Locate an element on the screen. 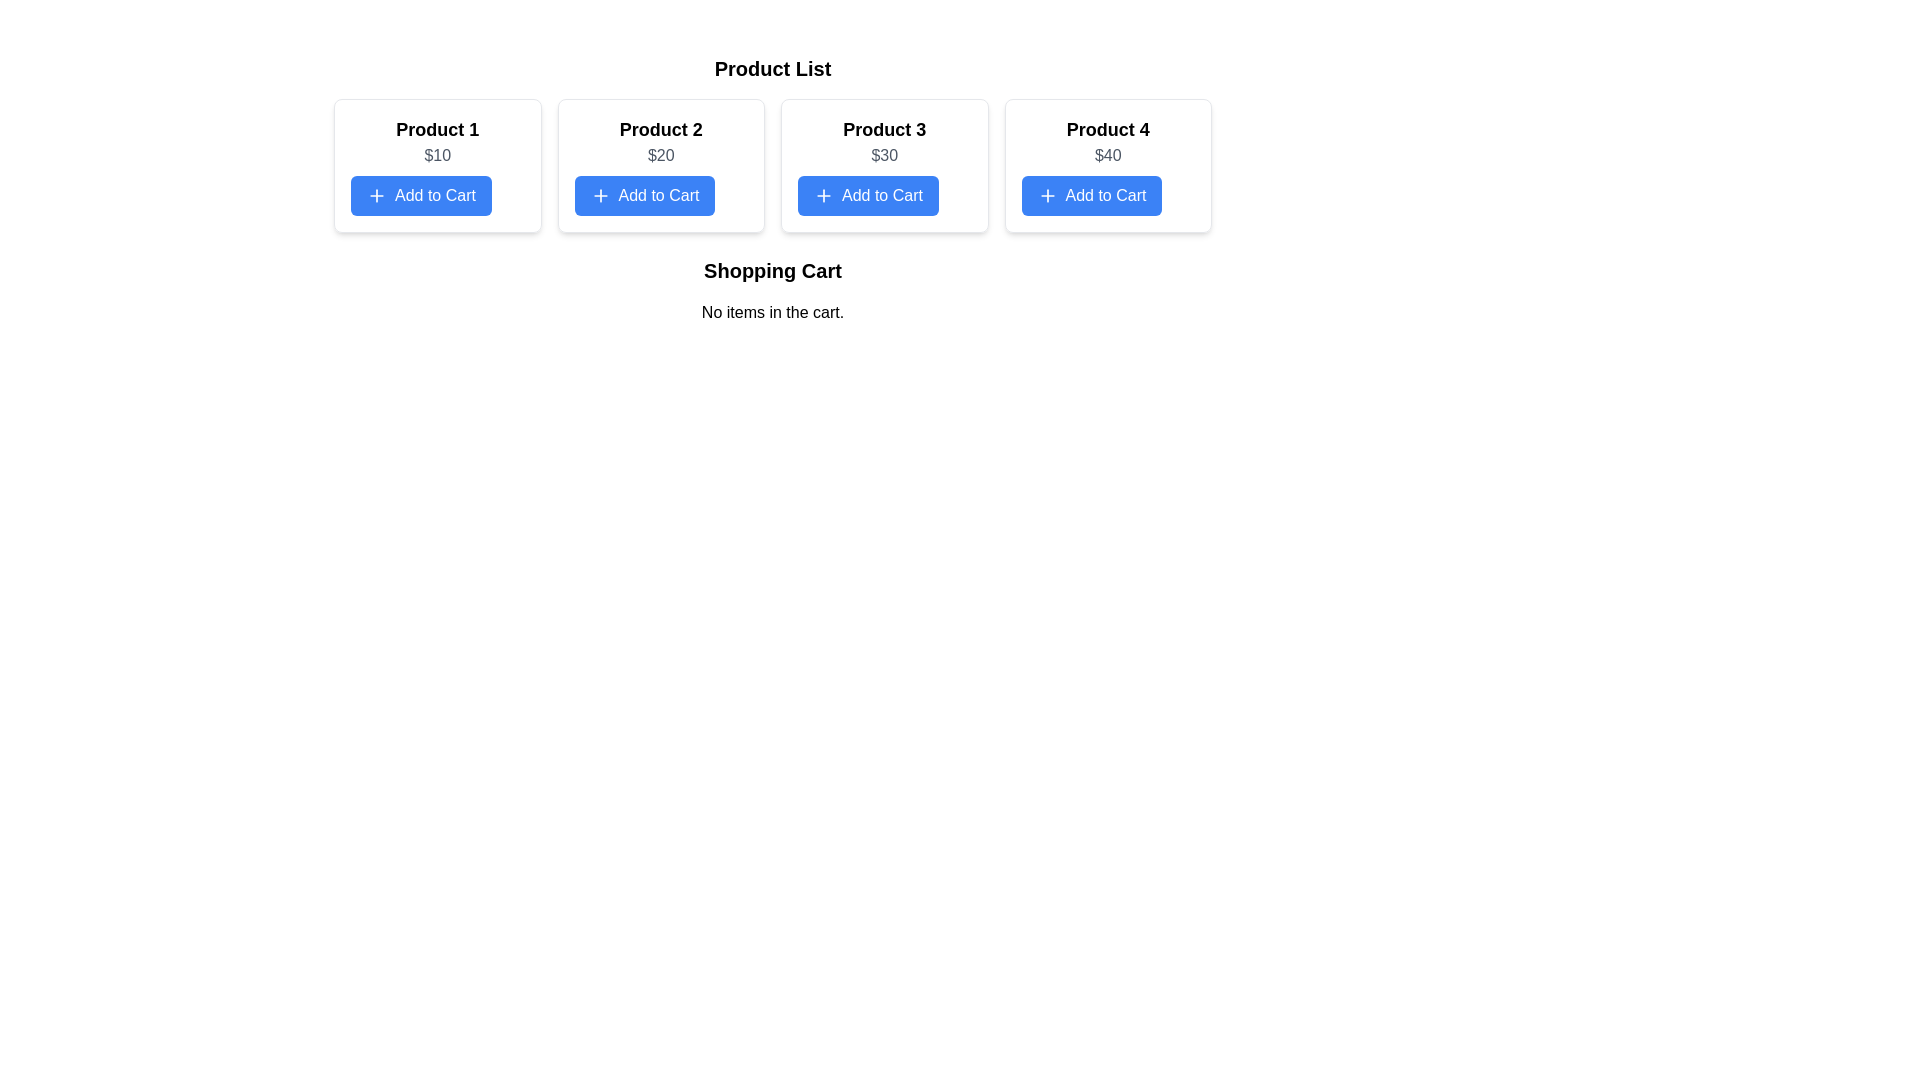 The width and height of the screenshot is (1920, 1080). the label displaying the text "$30" in gray color, which is located in the product card for "Product 3", positioned below the title and above the "Add to Cart" button is located at coordinates (883, 154).